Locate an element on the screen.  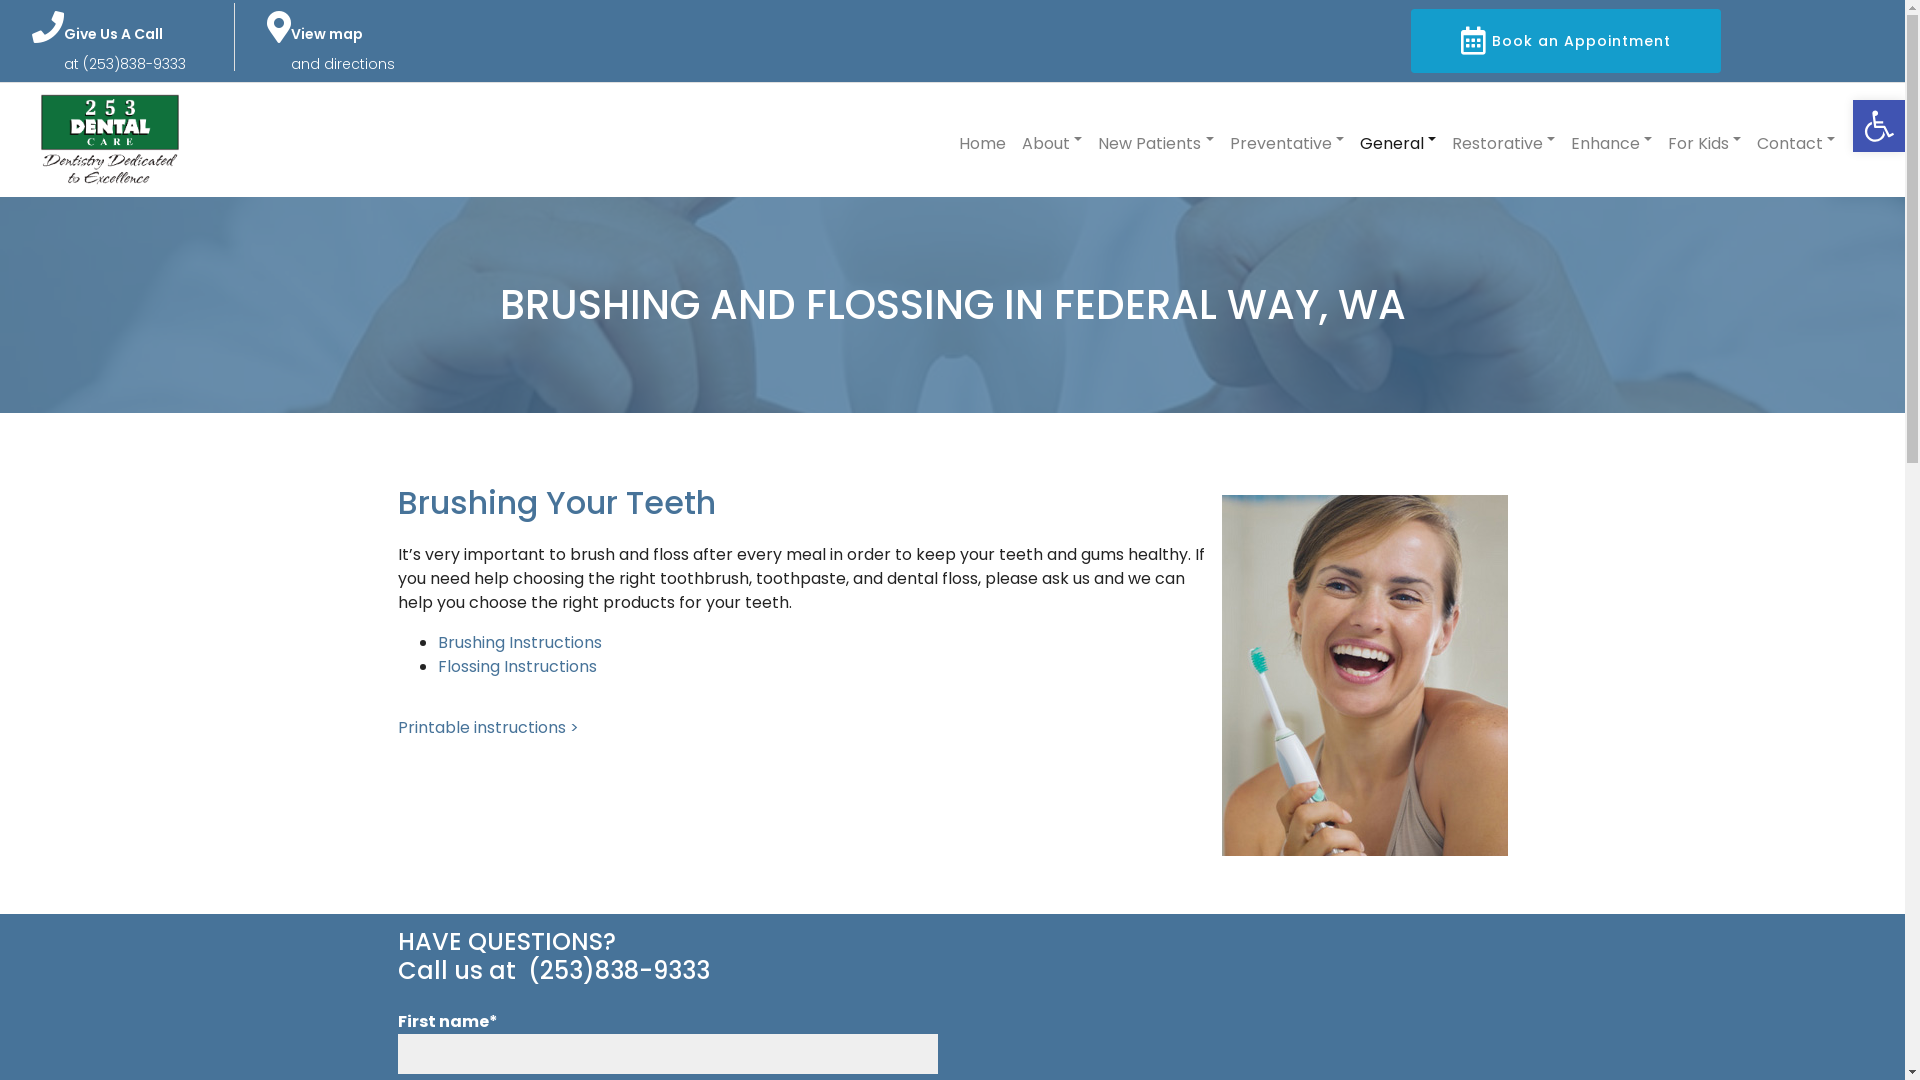
'General' is located at coordinates (1396, 138).